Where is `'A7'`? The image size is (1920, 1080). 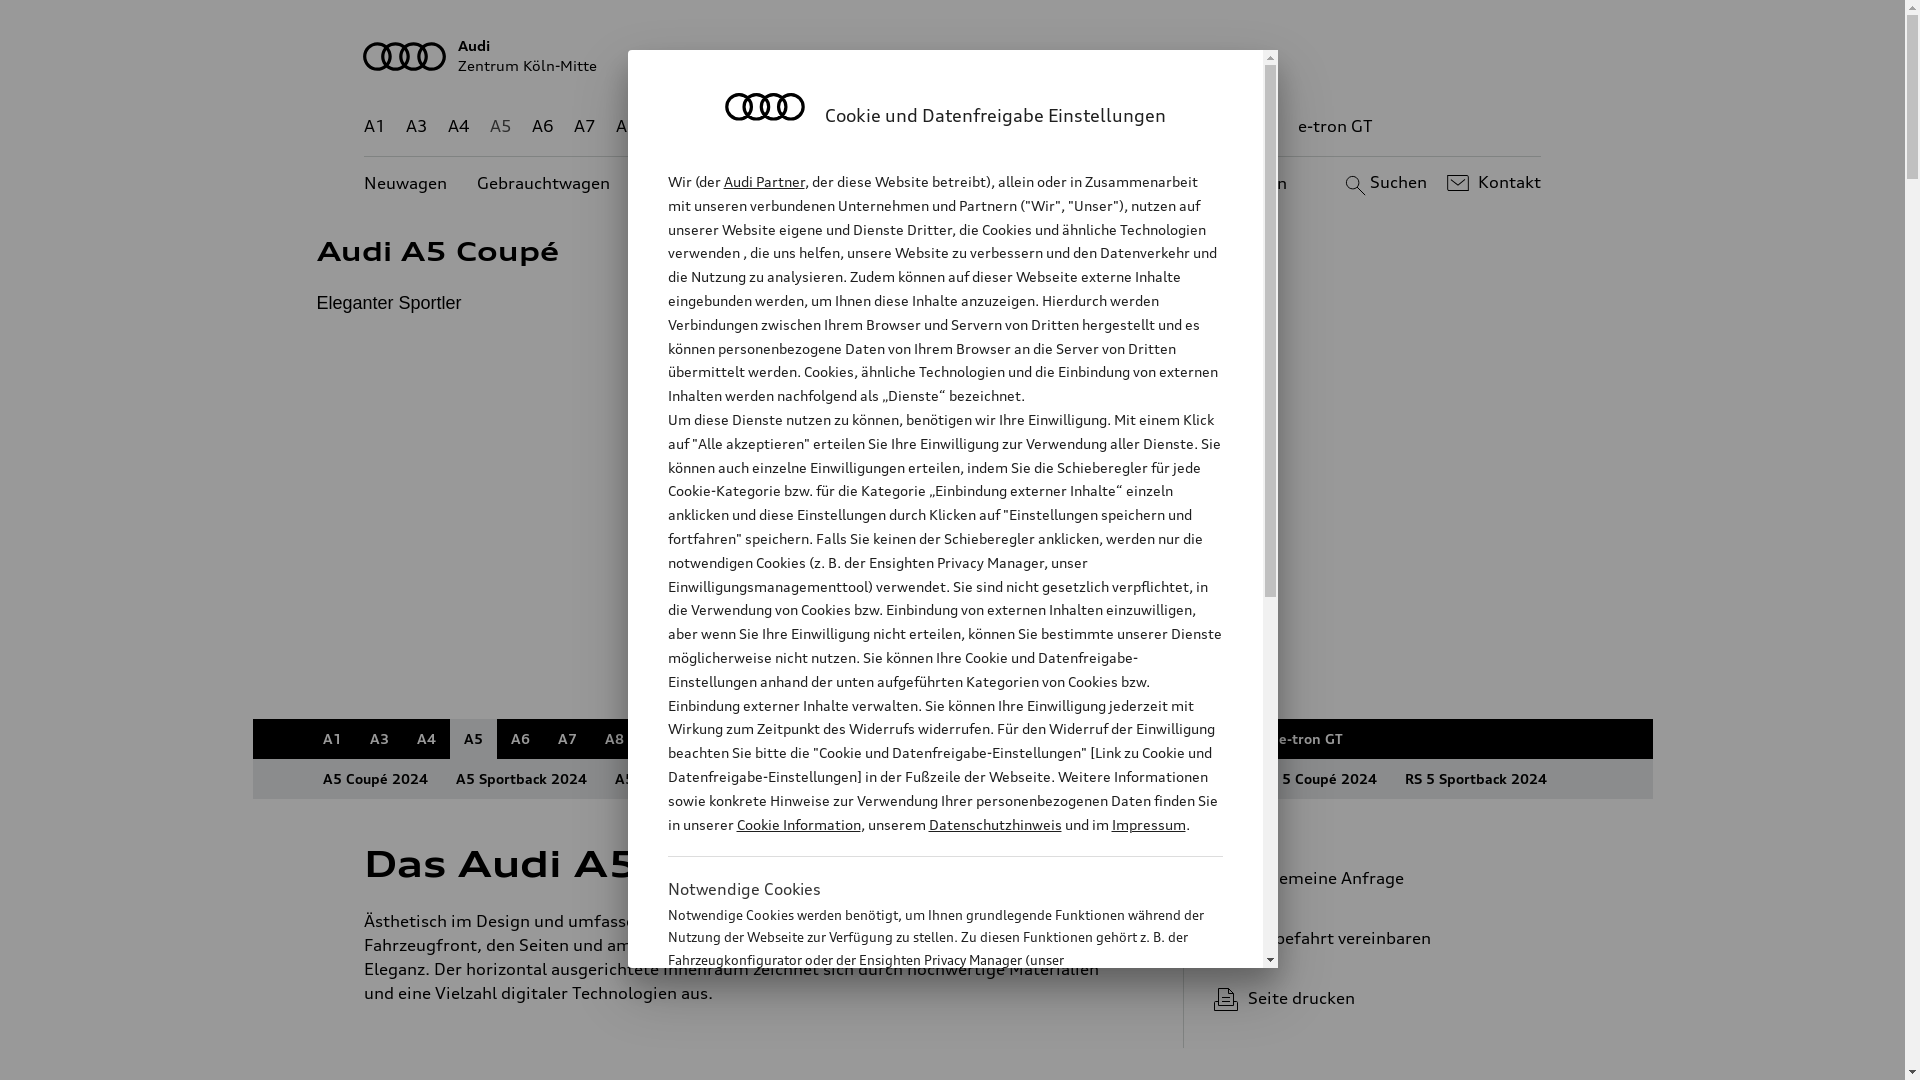 'A7' is located at coordinates (573, 126).